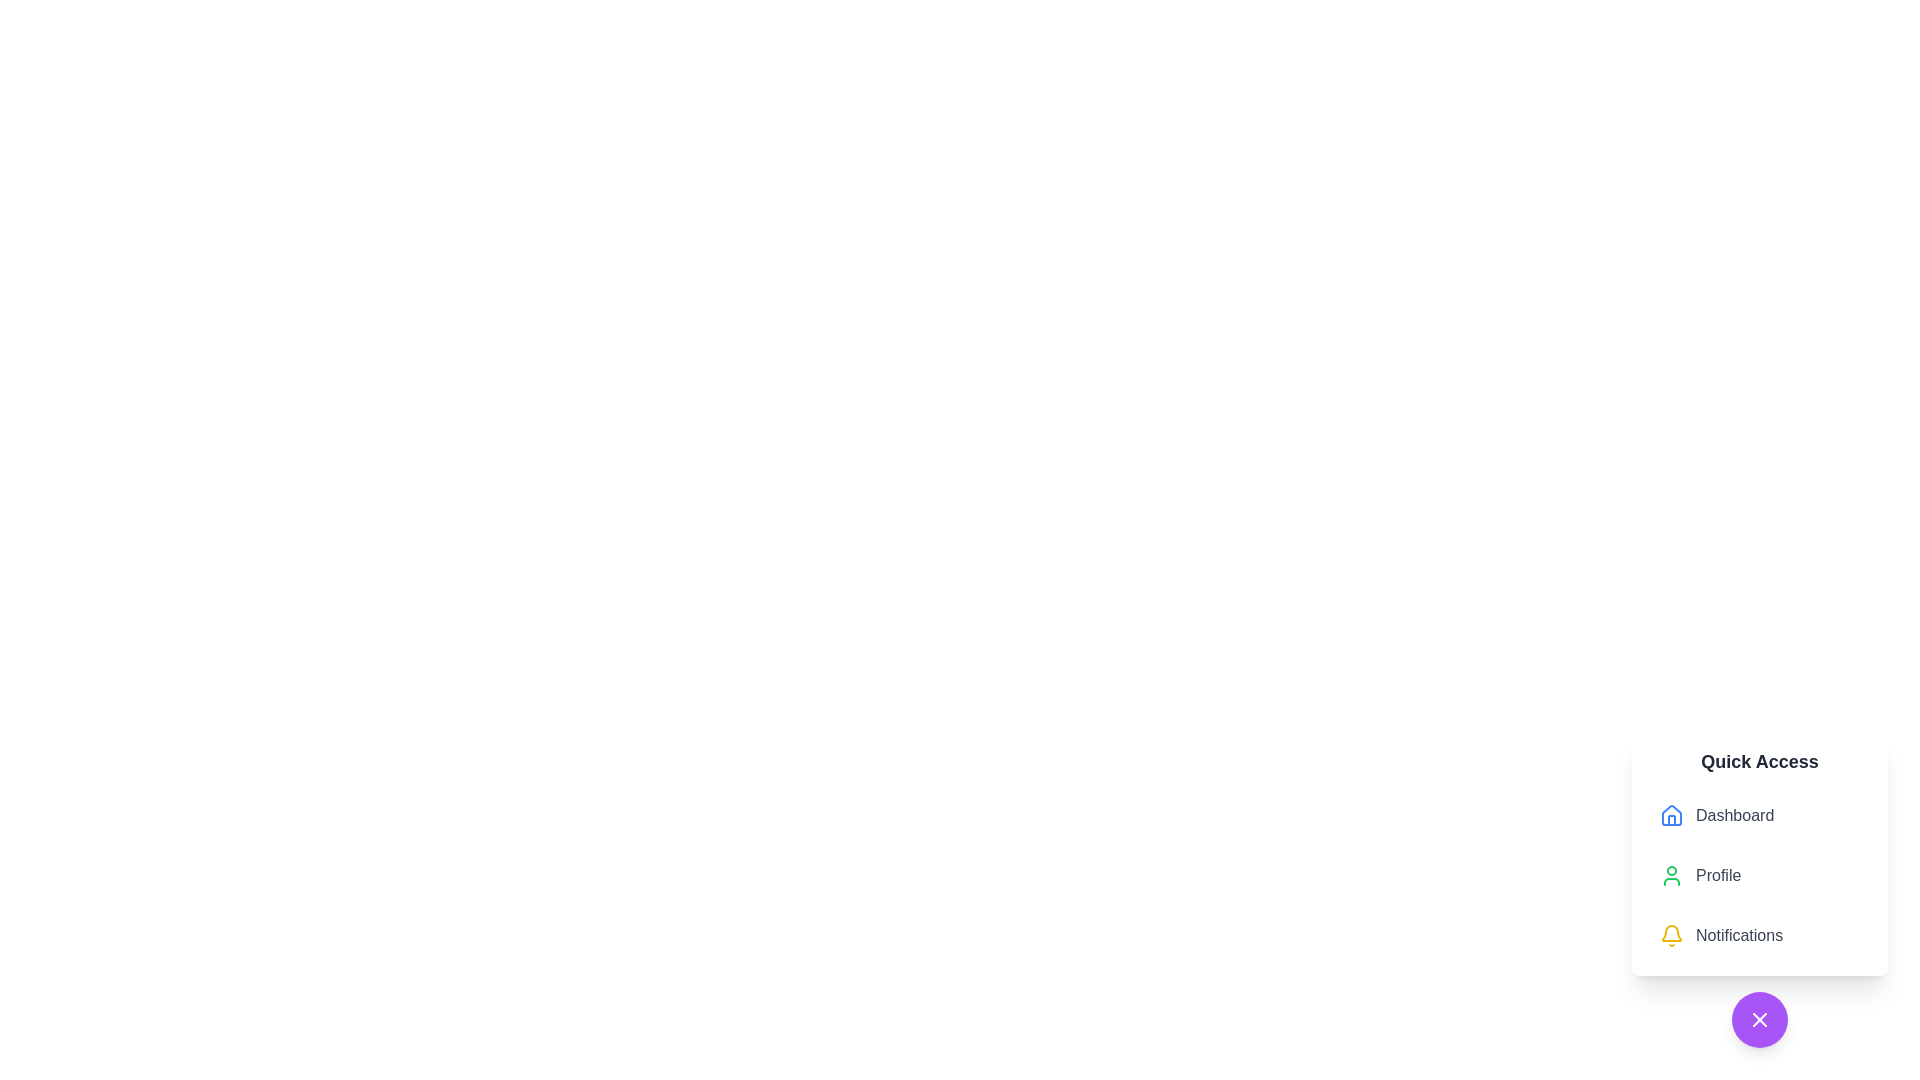 The image size is (1920, 1080). Describe the element at coordinates (1760, 762) in the screenshot. I see `header text of the 'Quick Access' section, which is located at the top of a white card component outlined with a shadow` at that location.